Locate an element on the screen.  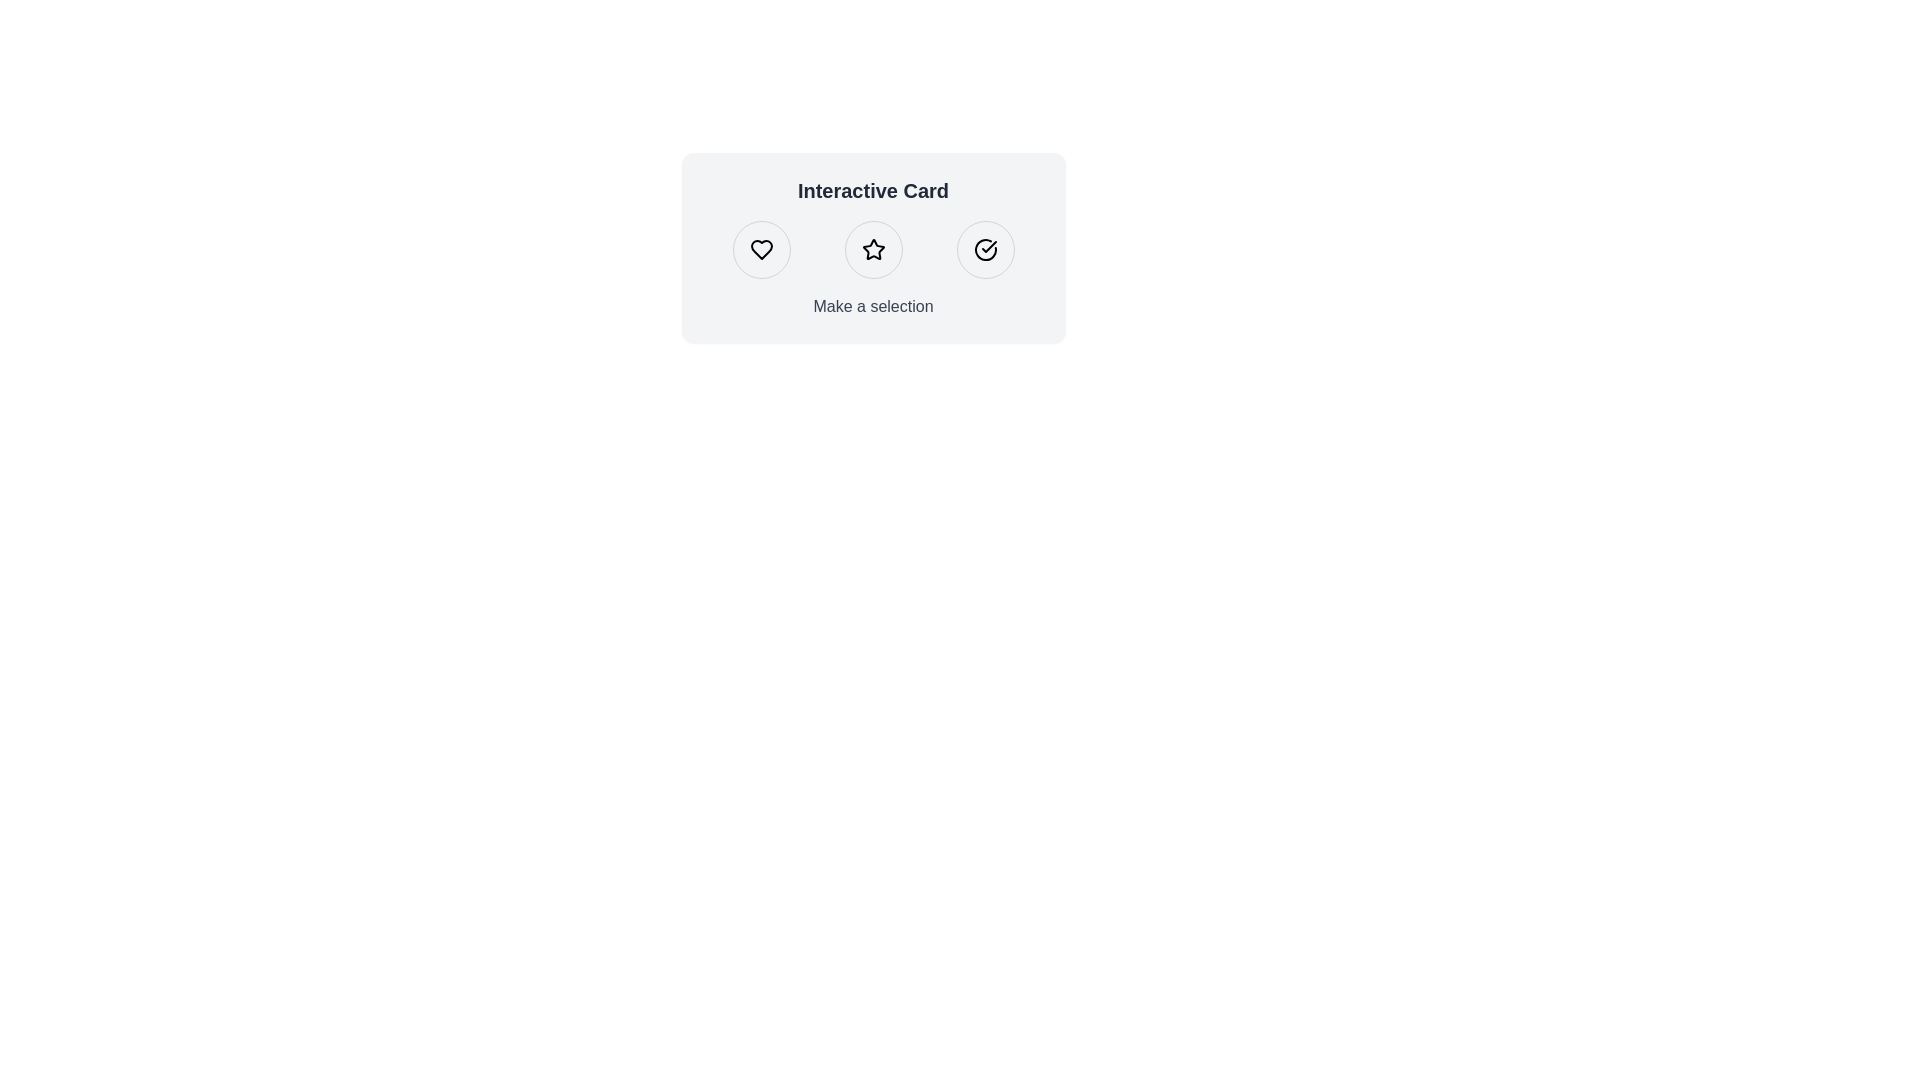
the leftmost circular button intended for favorite or like interaction is located at coordinates (760, 249).